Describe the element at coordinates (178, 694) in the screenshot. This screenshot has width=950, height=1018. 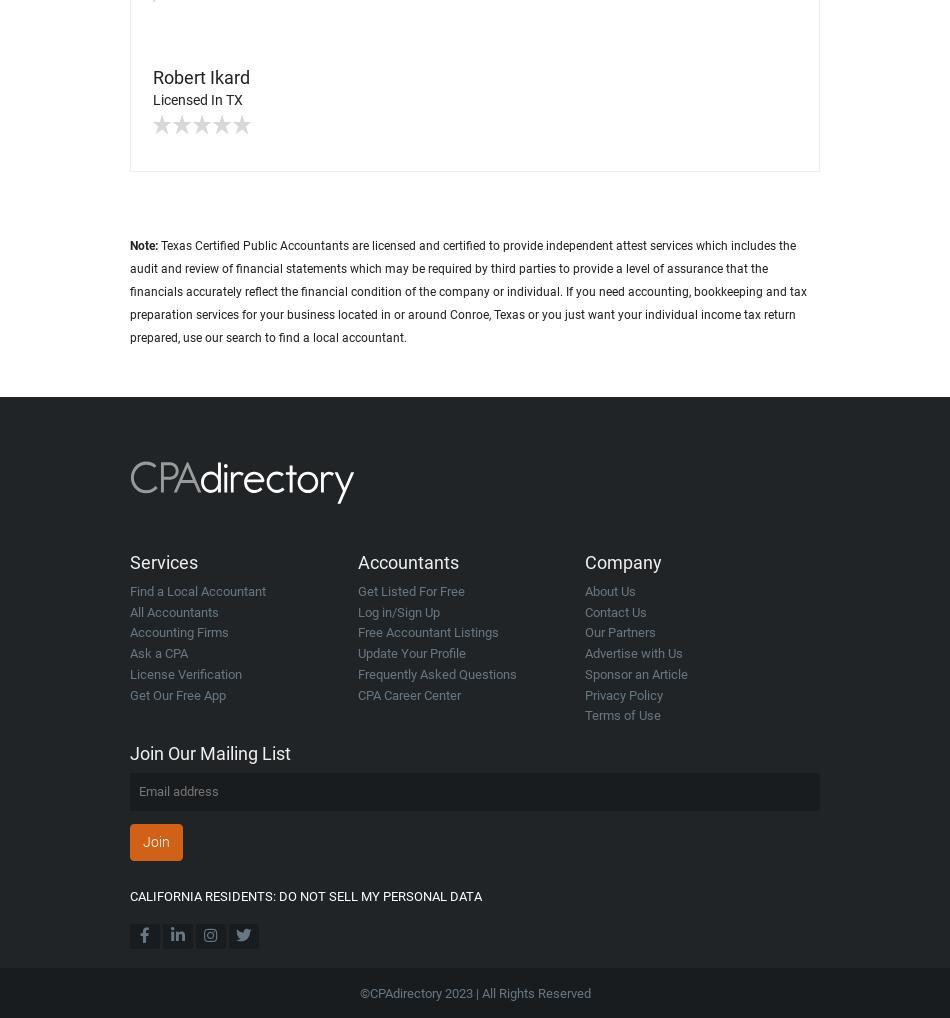
I see `'Get Our Free App'` at that location.